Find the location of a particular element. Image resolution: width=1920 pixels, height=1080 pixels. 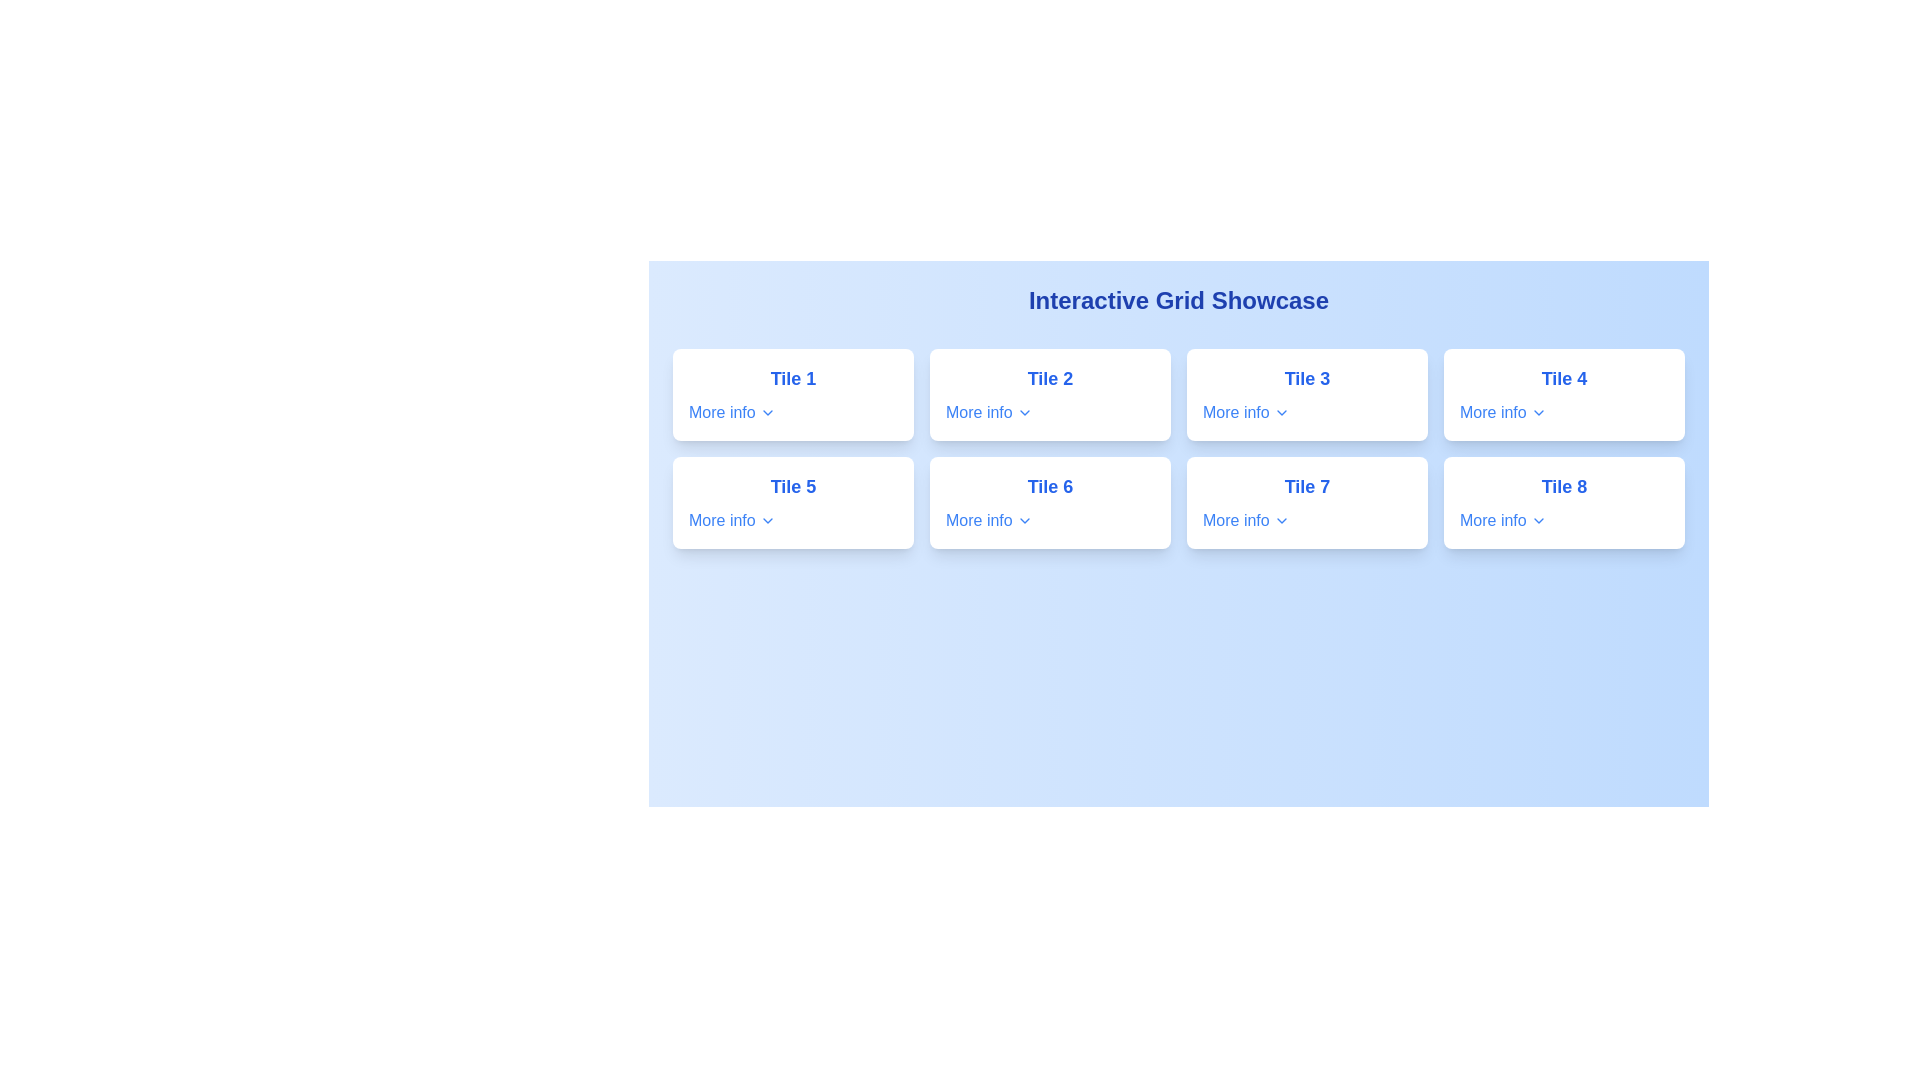

text label 'Tile 5' which is a bold, large, blue font label prominently displayed at the specified coordinates is located at coordinates (792, 486).